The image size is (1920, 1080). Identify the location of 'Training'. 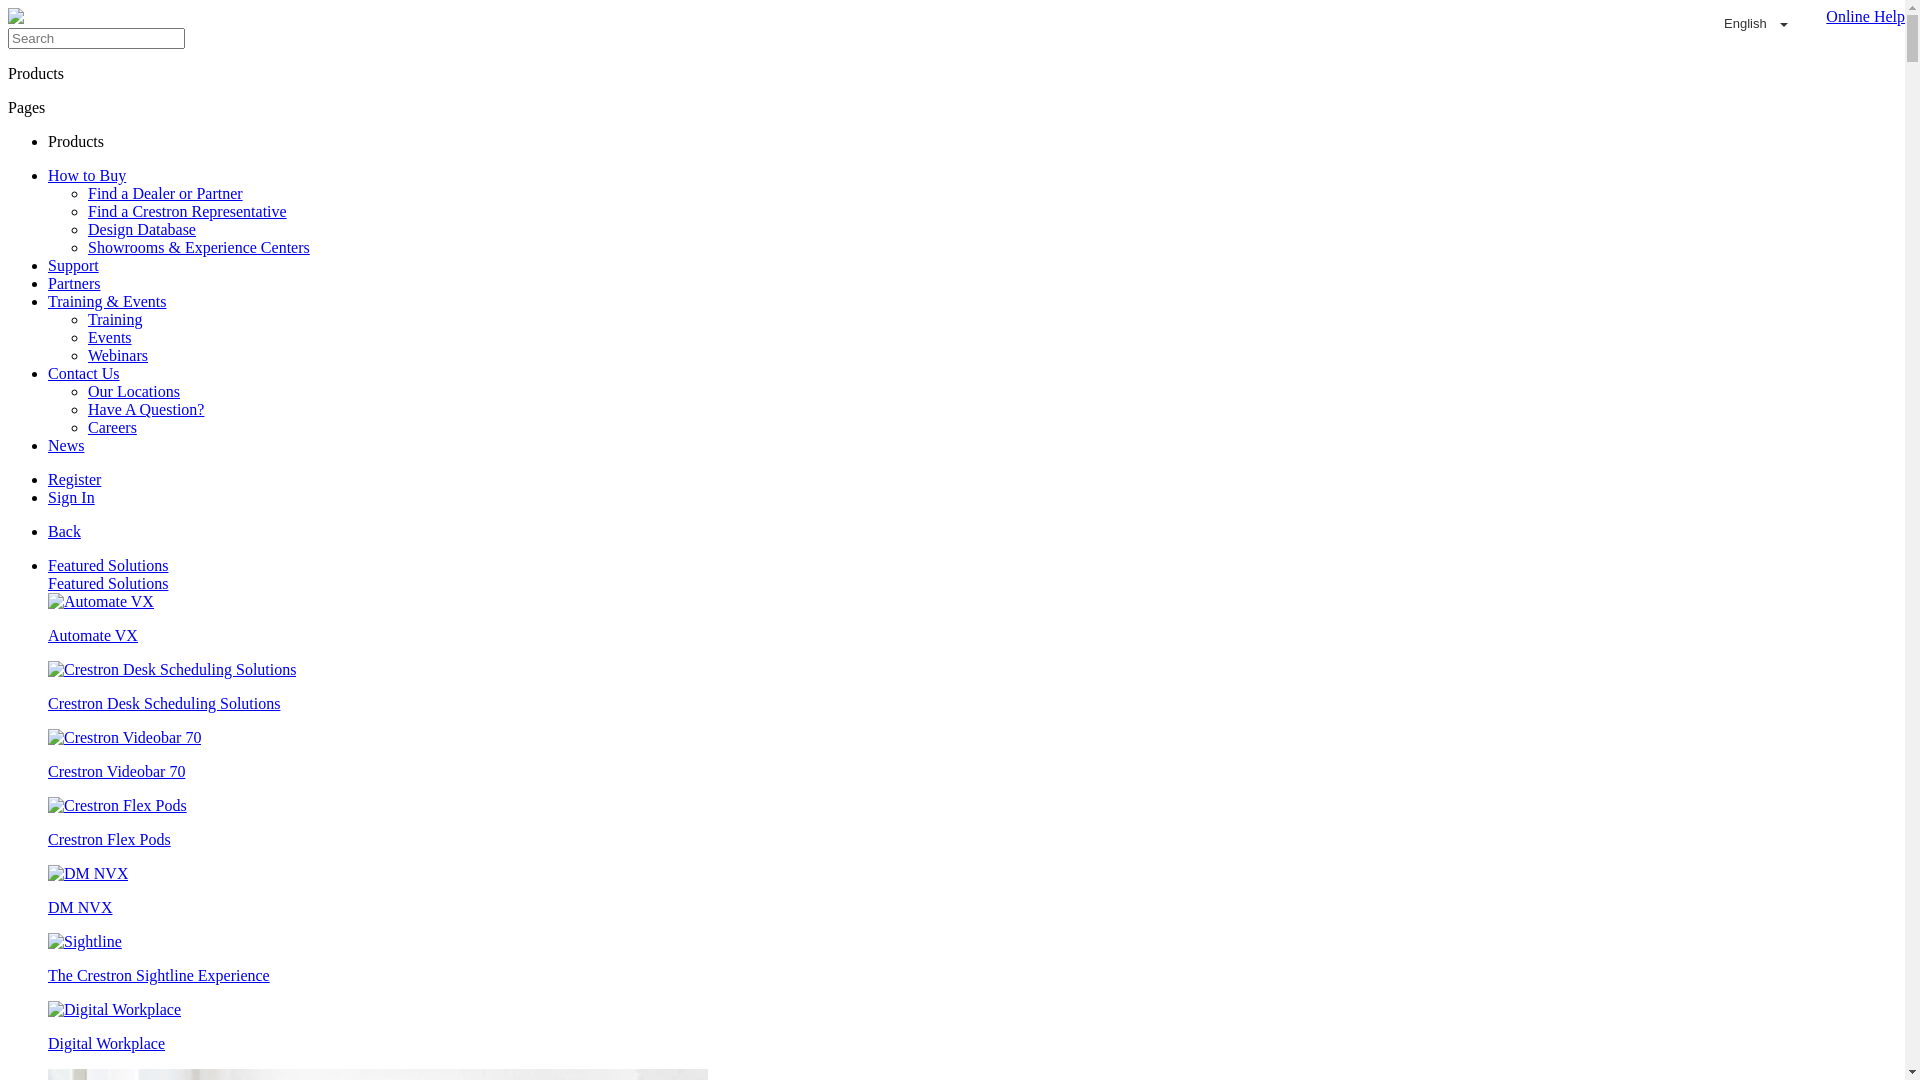
(86, 318).